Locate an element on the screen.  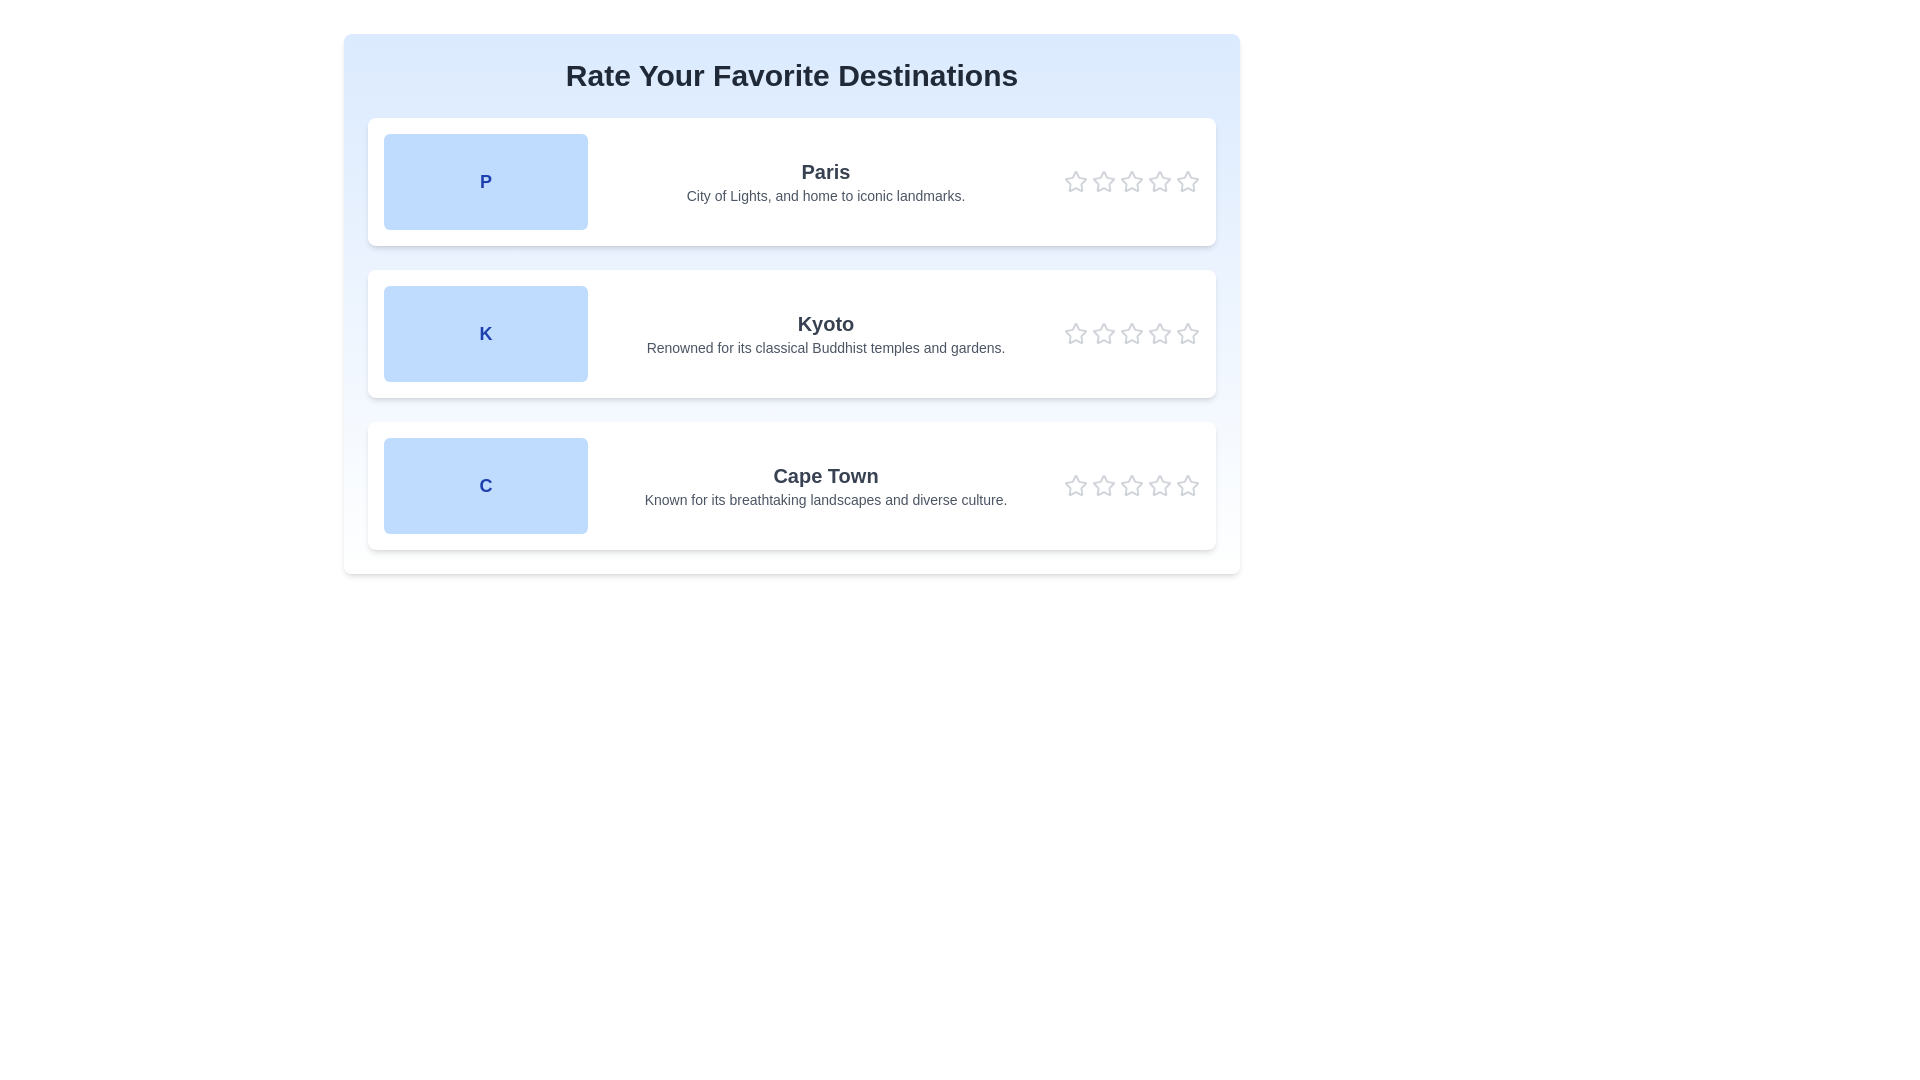
the first grayish star icon in the rating group located to the right of the 'Kyoto' label in the second row of the list is located at coordinates (1074, 333).